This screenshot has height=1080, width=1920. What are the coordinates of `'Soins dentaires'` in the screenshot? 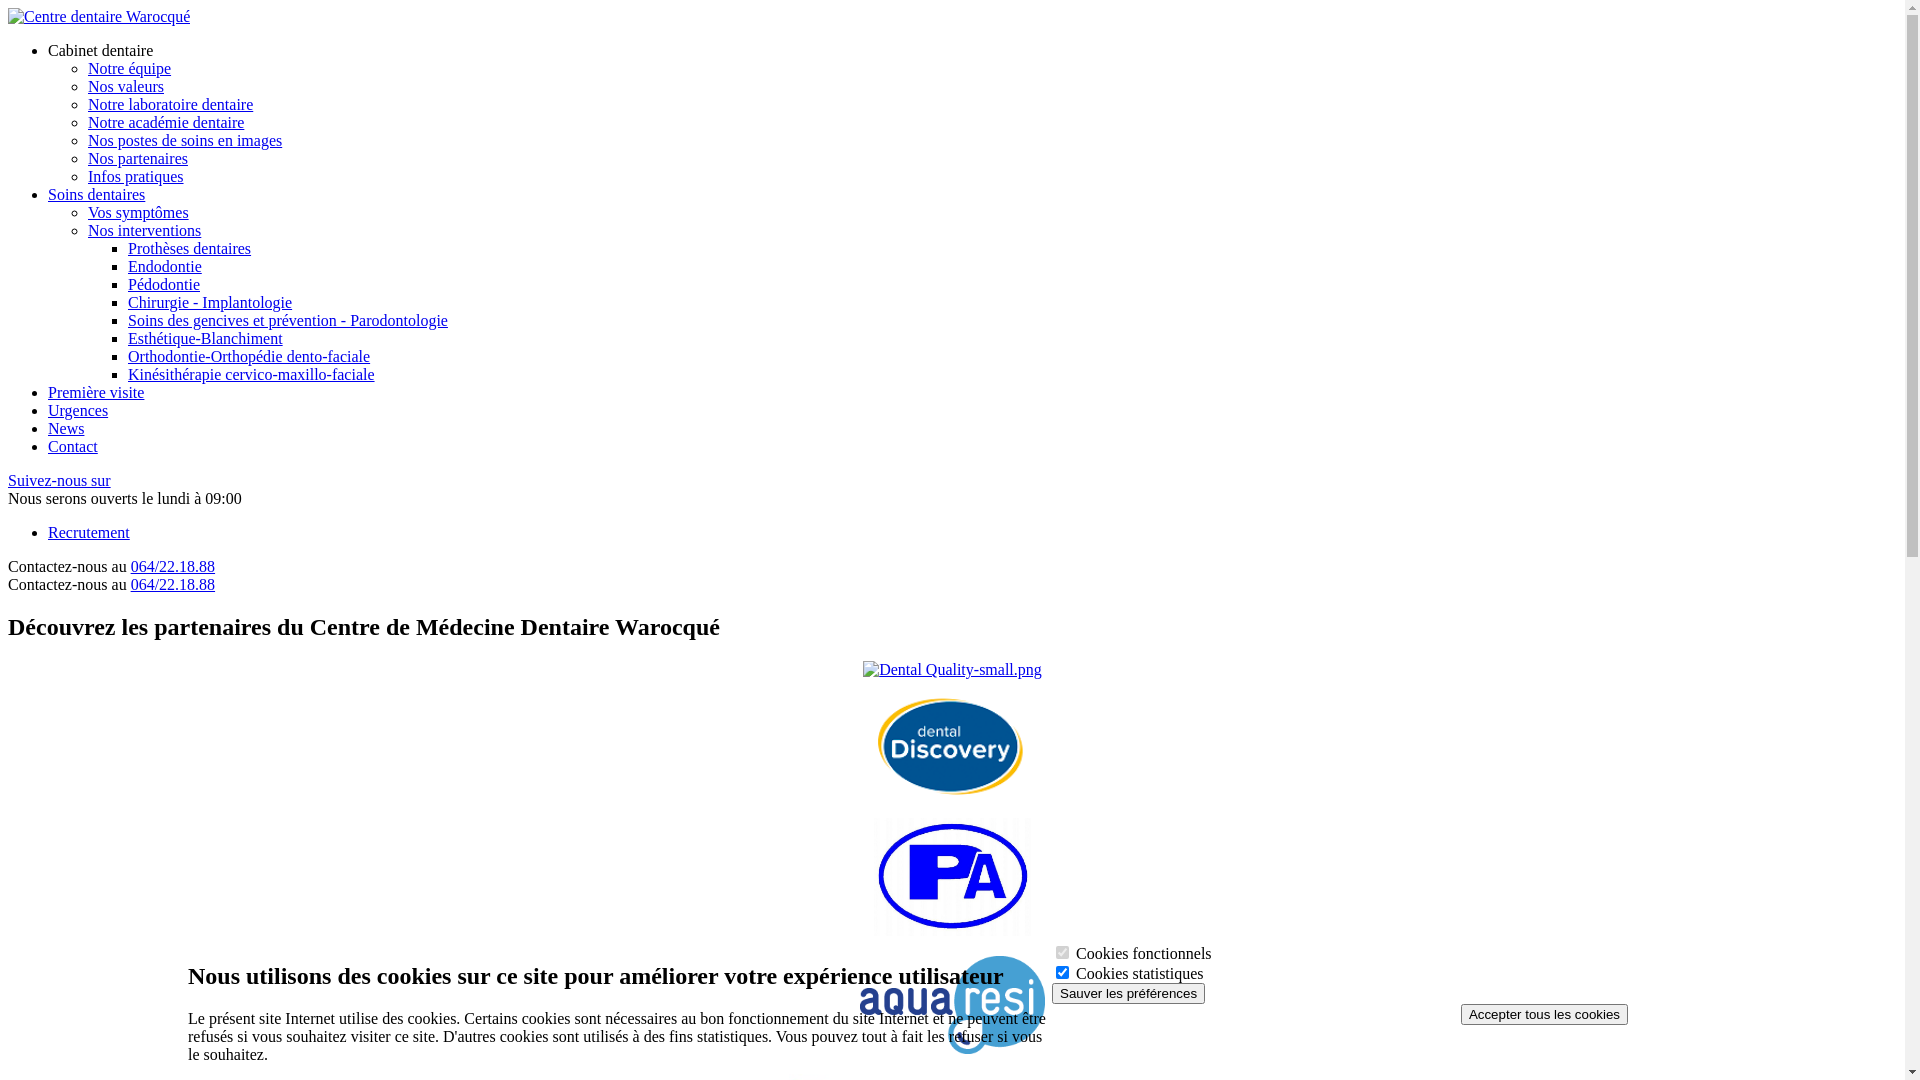 It's located at (95, 194).